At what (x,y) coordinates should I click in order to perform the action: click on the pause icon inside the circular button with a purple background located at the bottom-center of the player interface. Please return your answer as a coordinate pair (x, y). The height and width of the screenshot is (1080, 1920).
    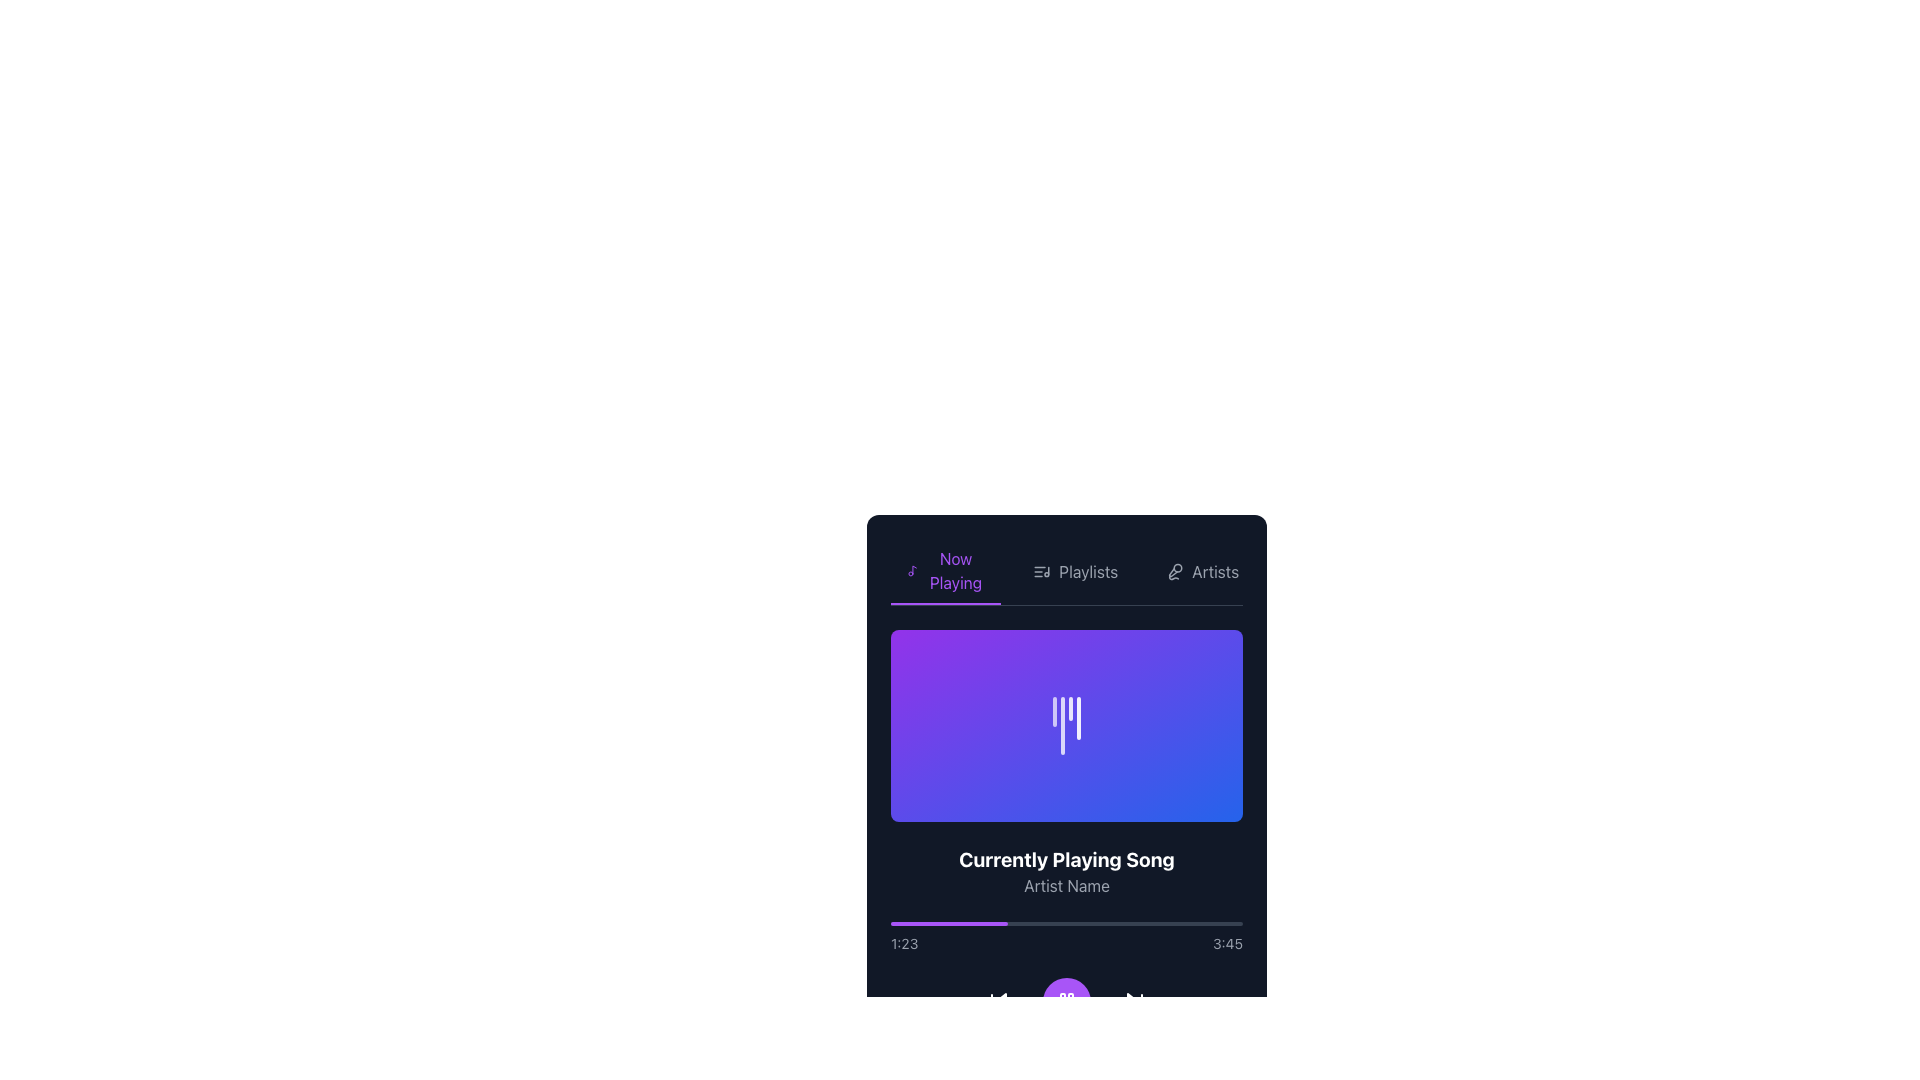
    Looking at the image, I should click on (1065, 1002).